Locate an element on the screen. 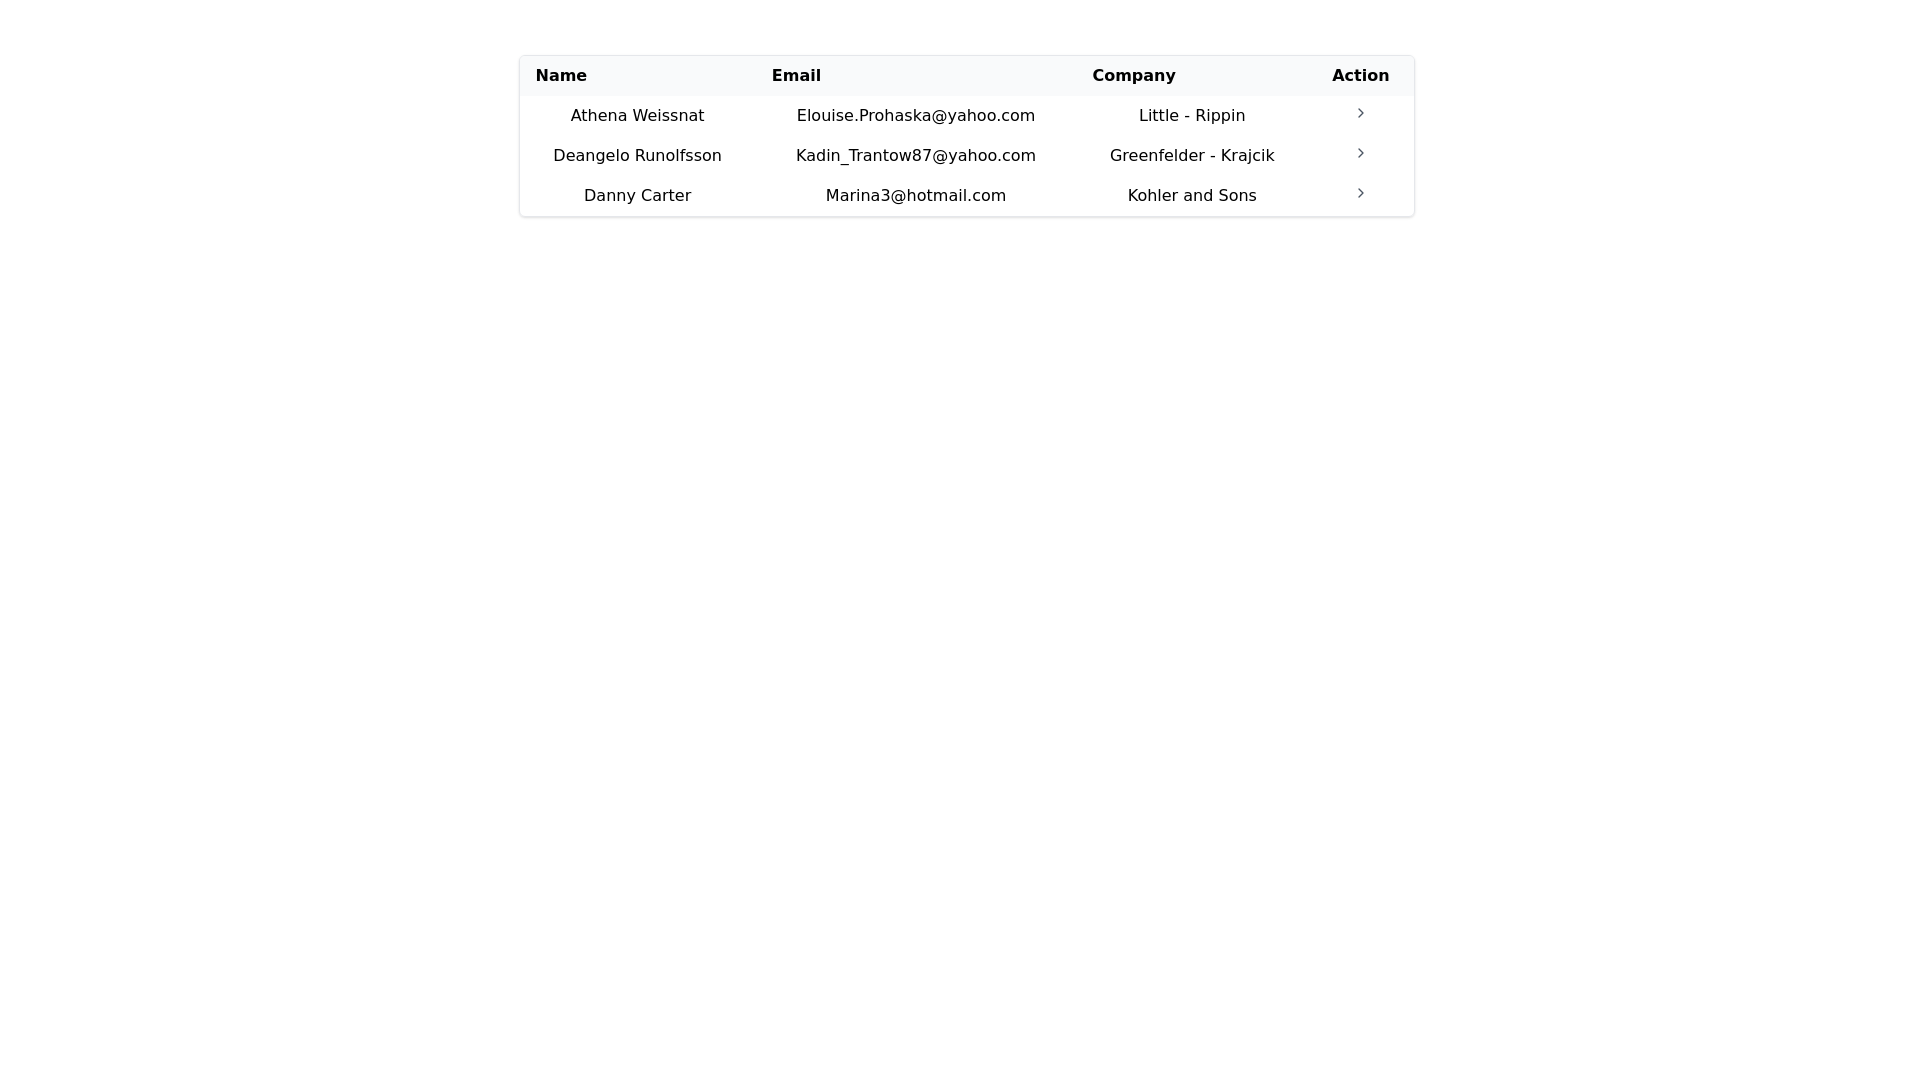 The image size is (1920, 1080). the text display that shows the email address, which is positioned in the second column of the first content row of the table, between 'Athena Weissnat' and 'Little - Rippin' is located at coordinates (915, 115).